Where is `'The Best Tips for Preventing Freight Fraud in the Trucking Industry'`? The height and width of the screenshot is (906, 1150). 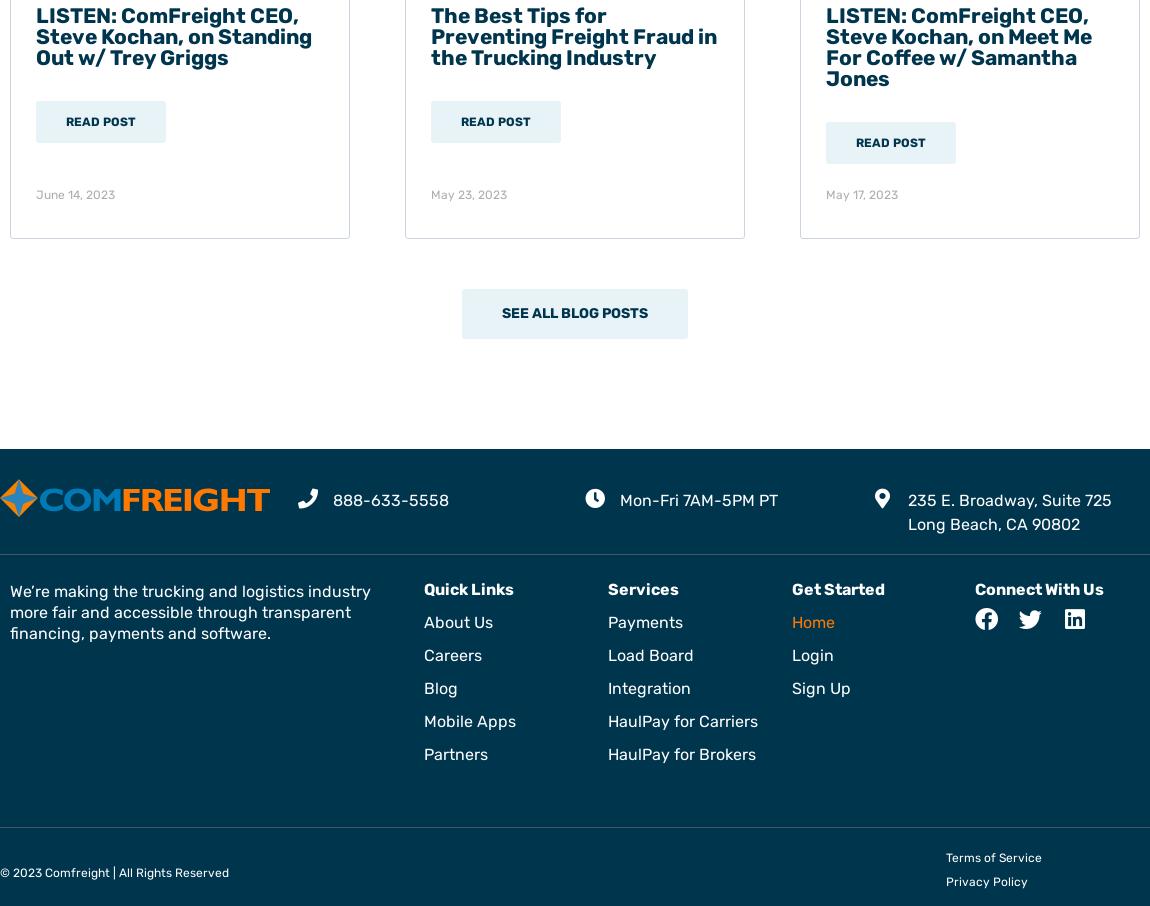
'The Best Tips for Preventing Freight Fraud in the Trucking Industry' is located at coordinates (573, 34).